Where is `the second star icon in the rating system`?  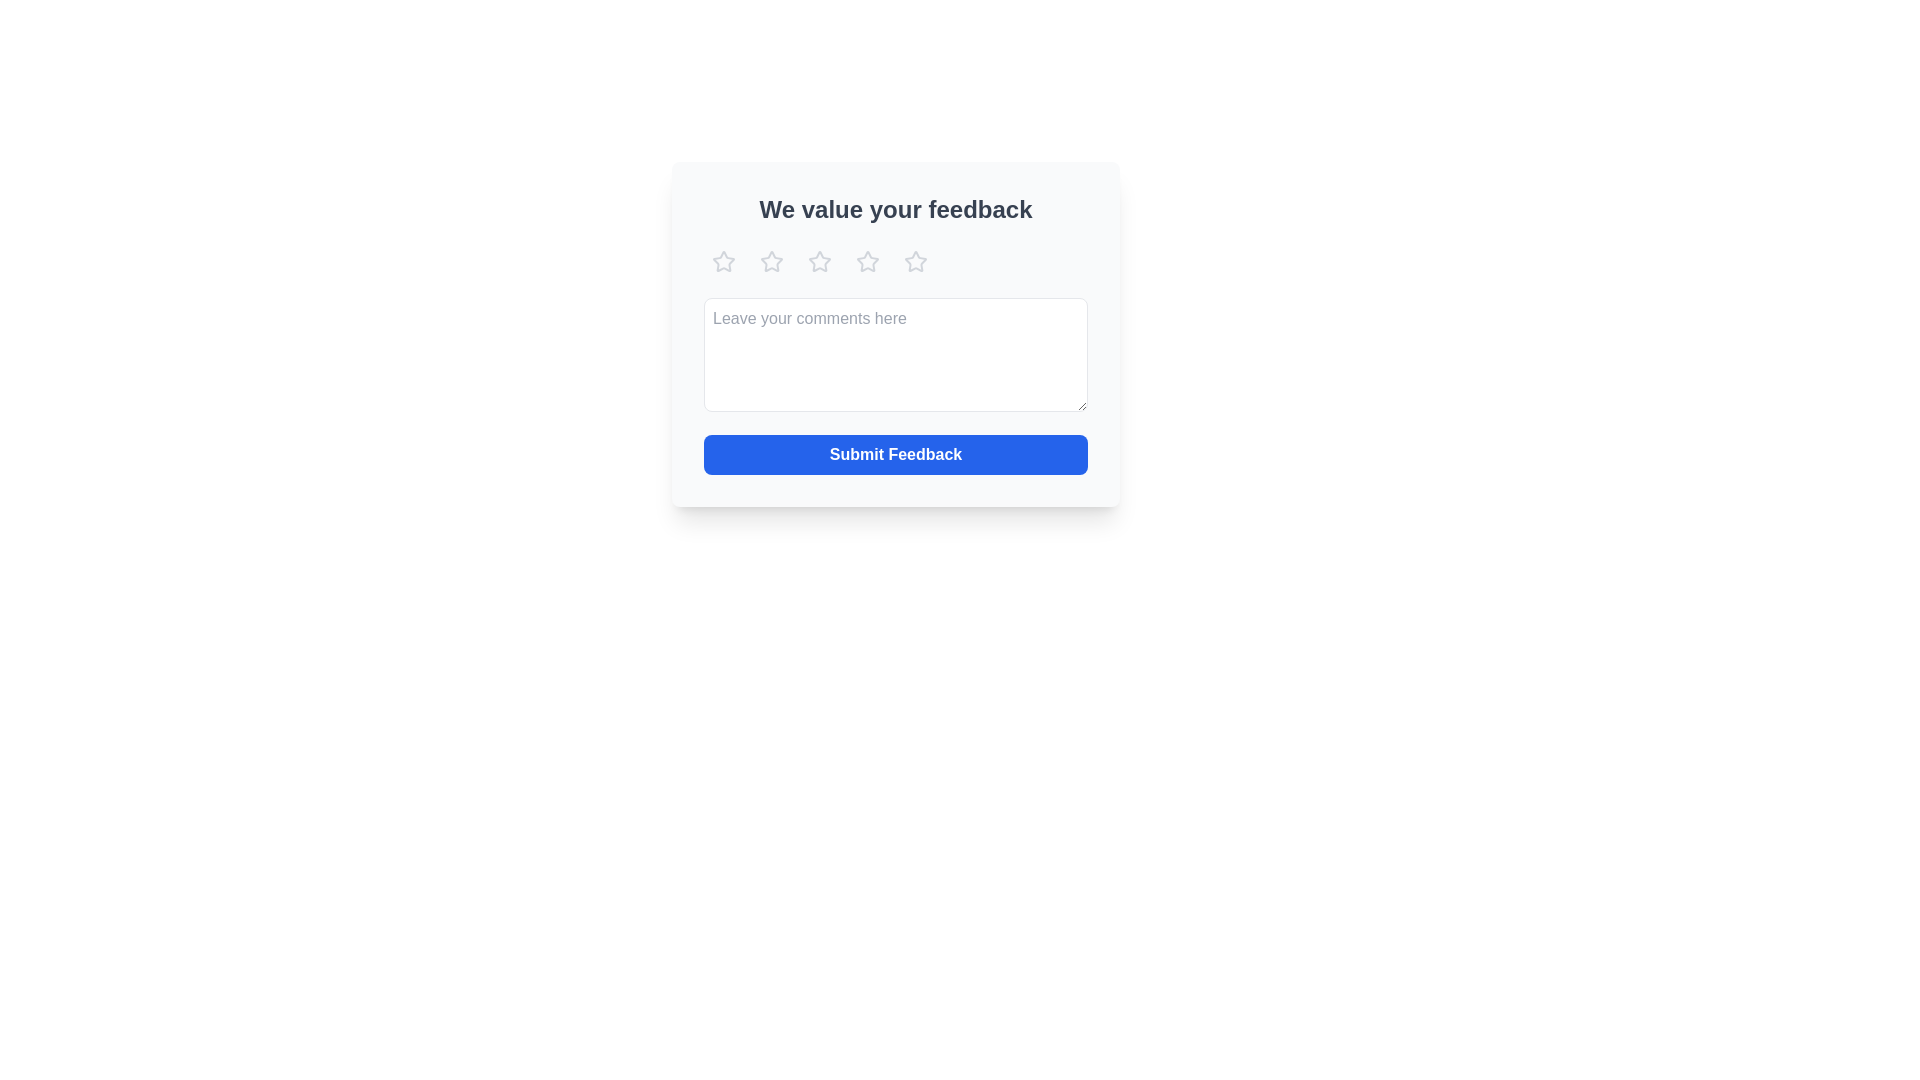 the second star icon in the rating system is located at coordinates (771, 260).